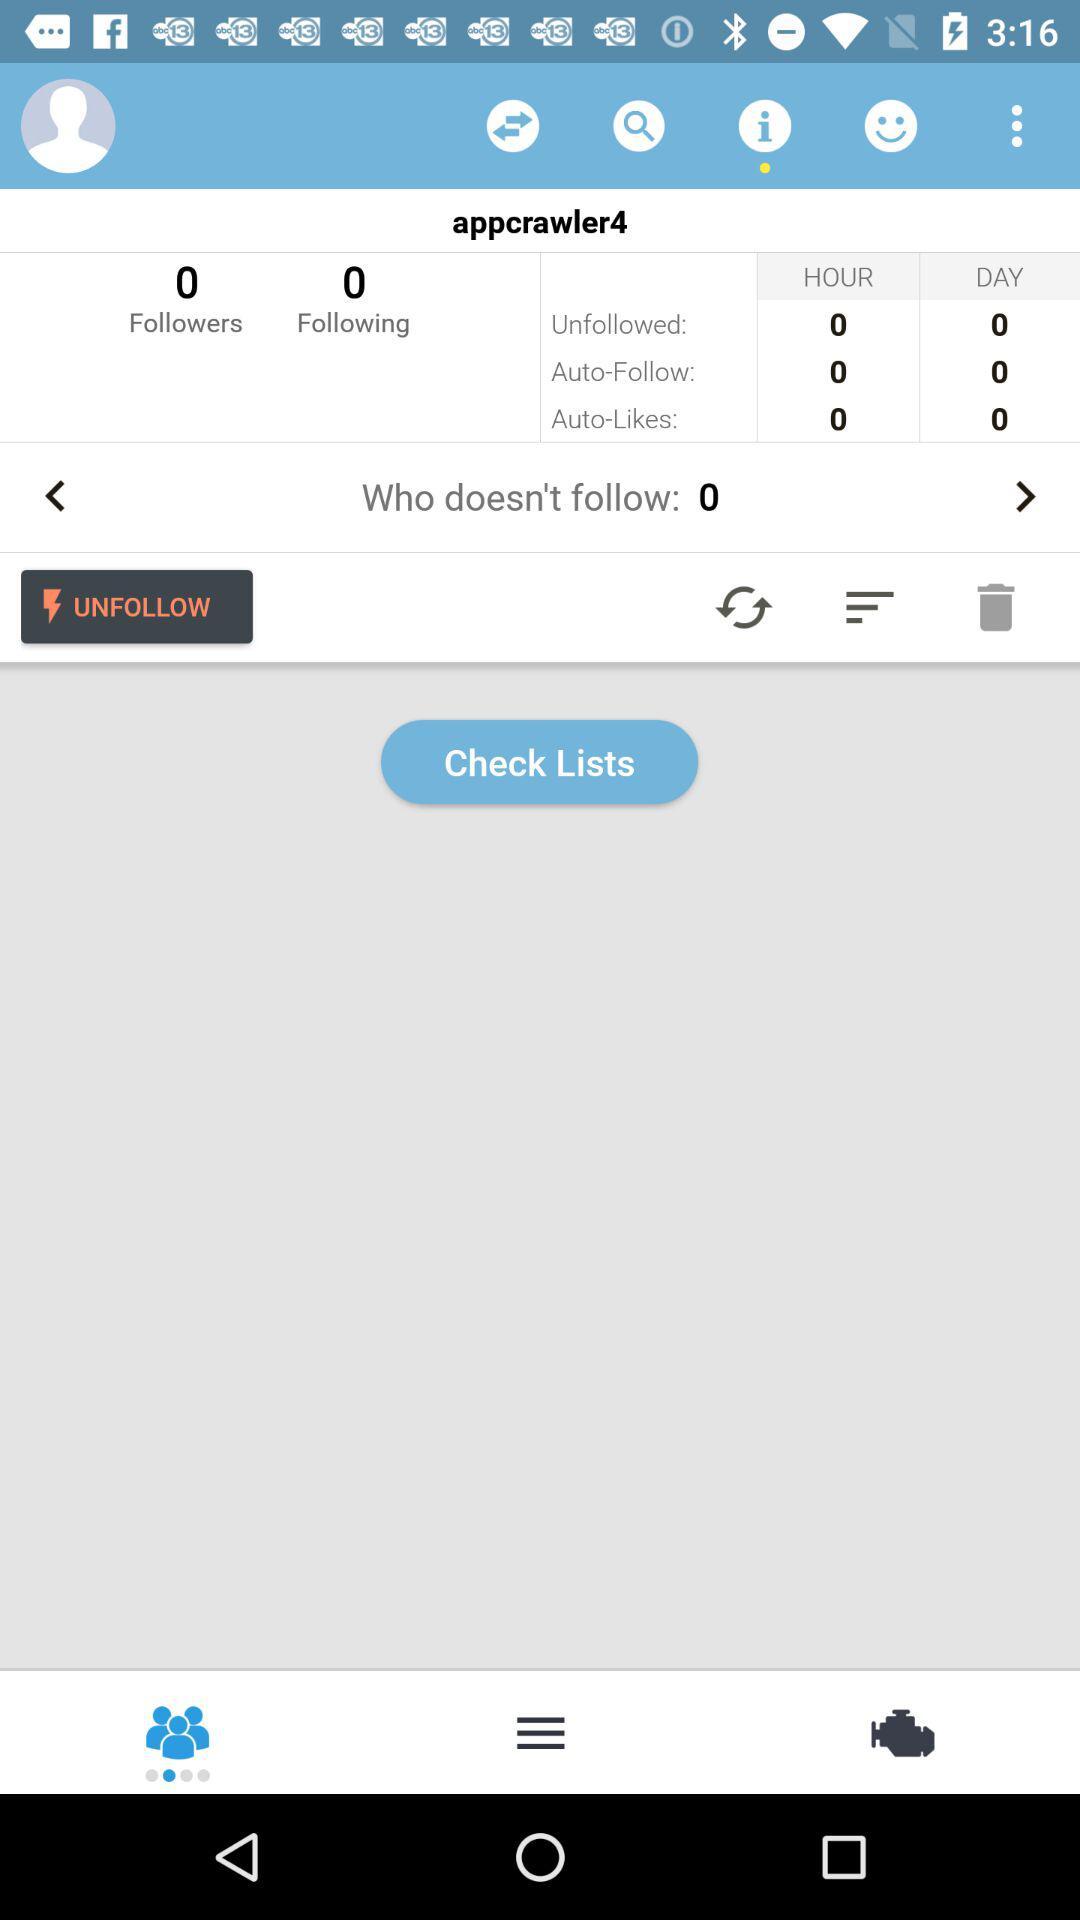  Describe the element at coordinates (869, 606) in the screenshot. I see `check list` at that location.